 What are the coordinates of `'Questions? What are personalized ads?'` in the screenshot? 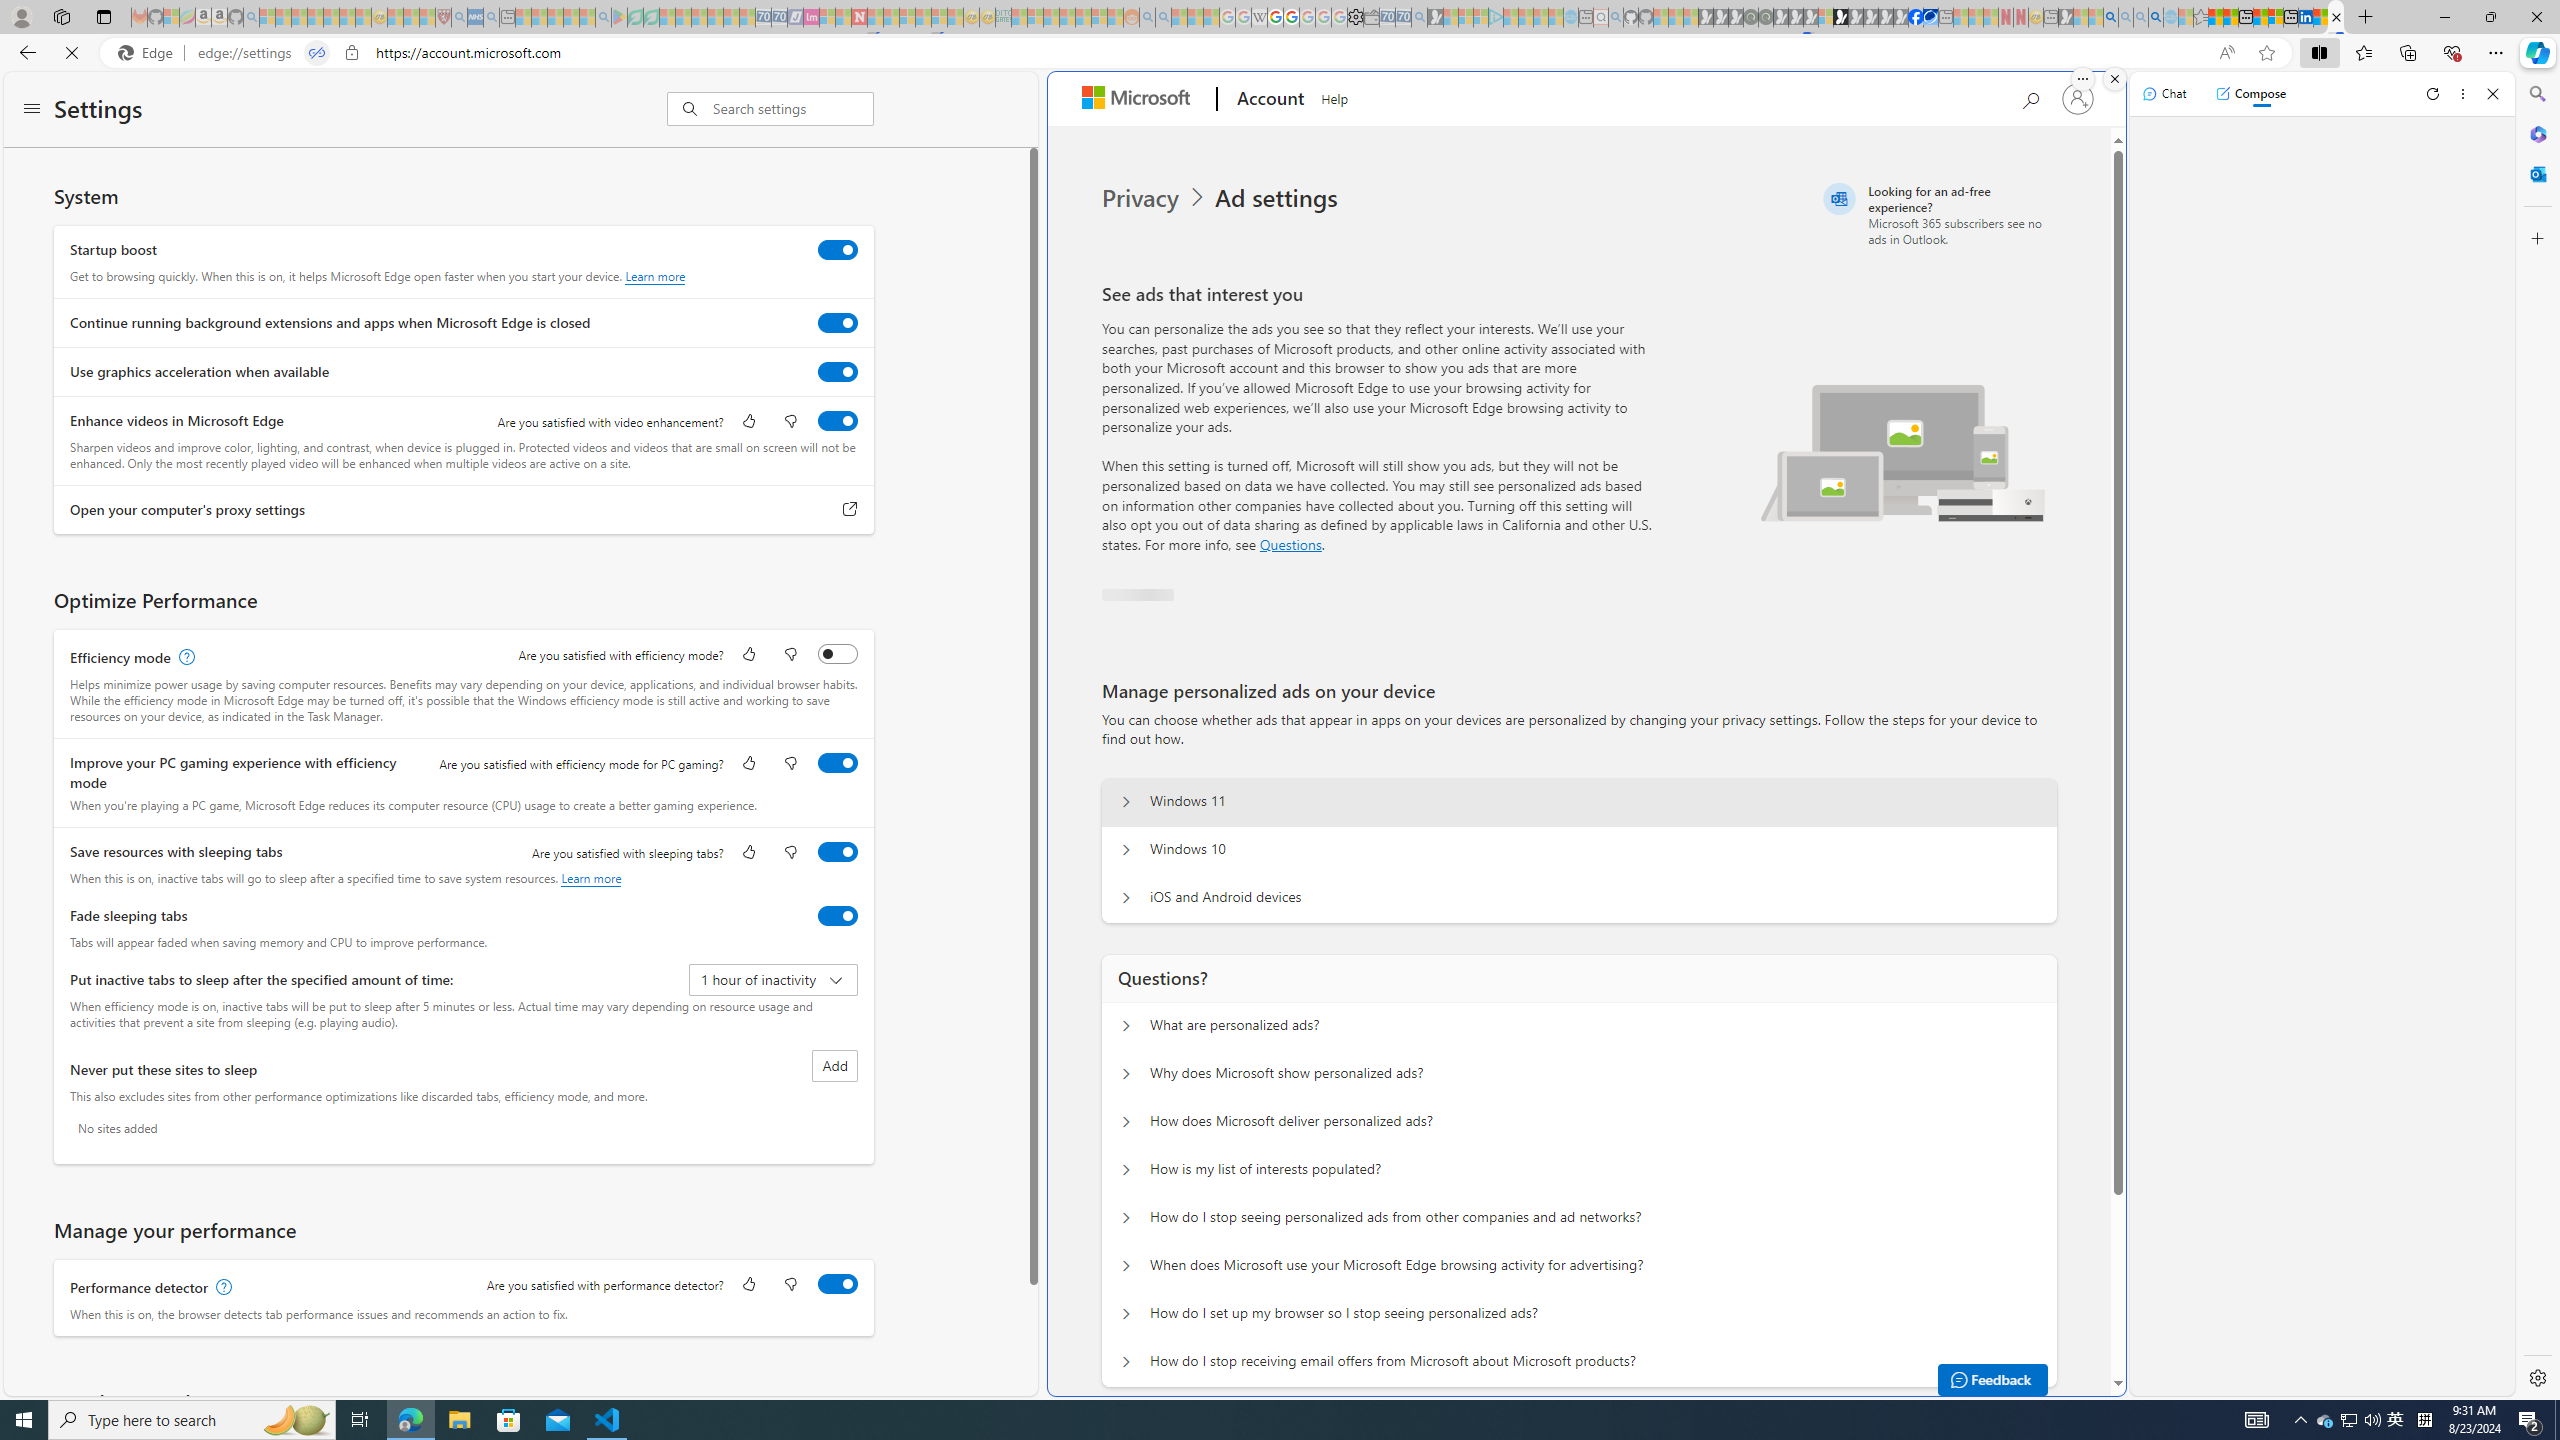 It's located at (1125, 1026).